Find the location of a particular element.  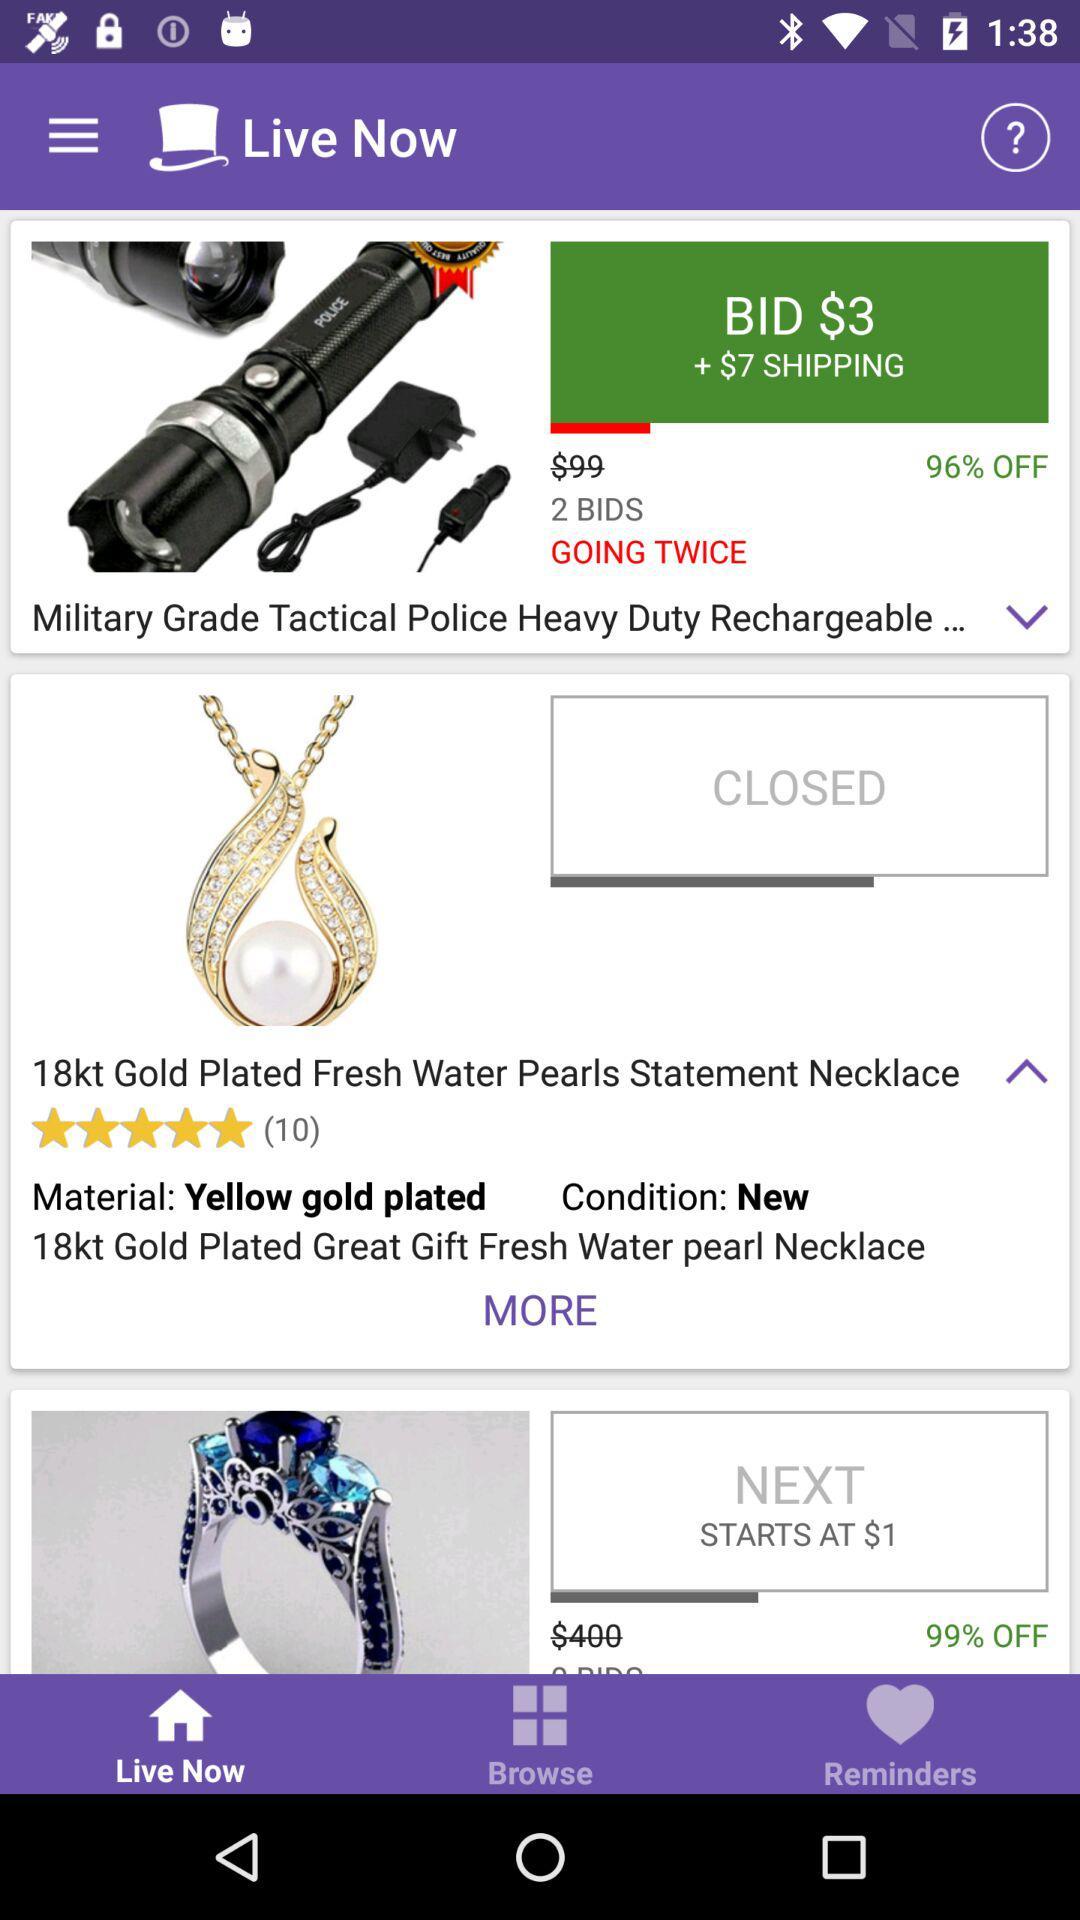

icon to the right of live now item is located at coordinates (540, 1737).